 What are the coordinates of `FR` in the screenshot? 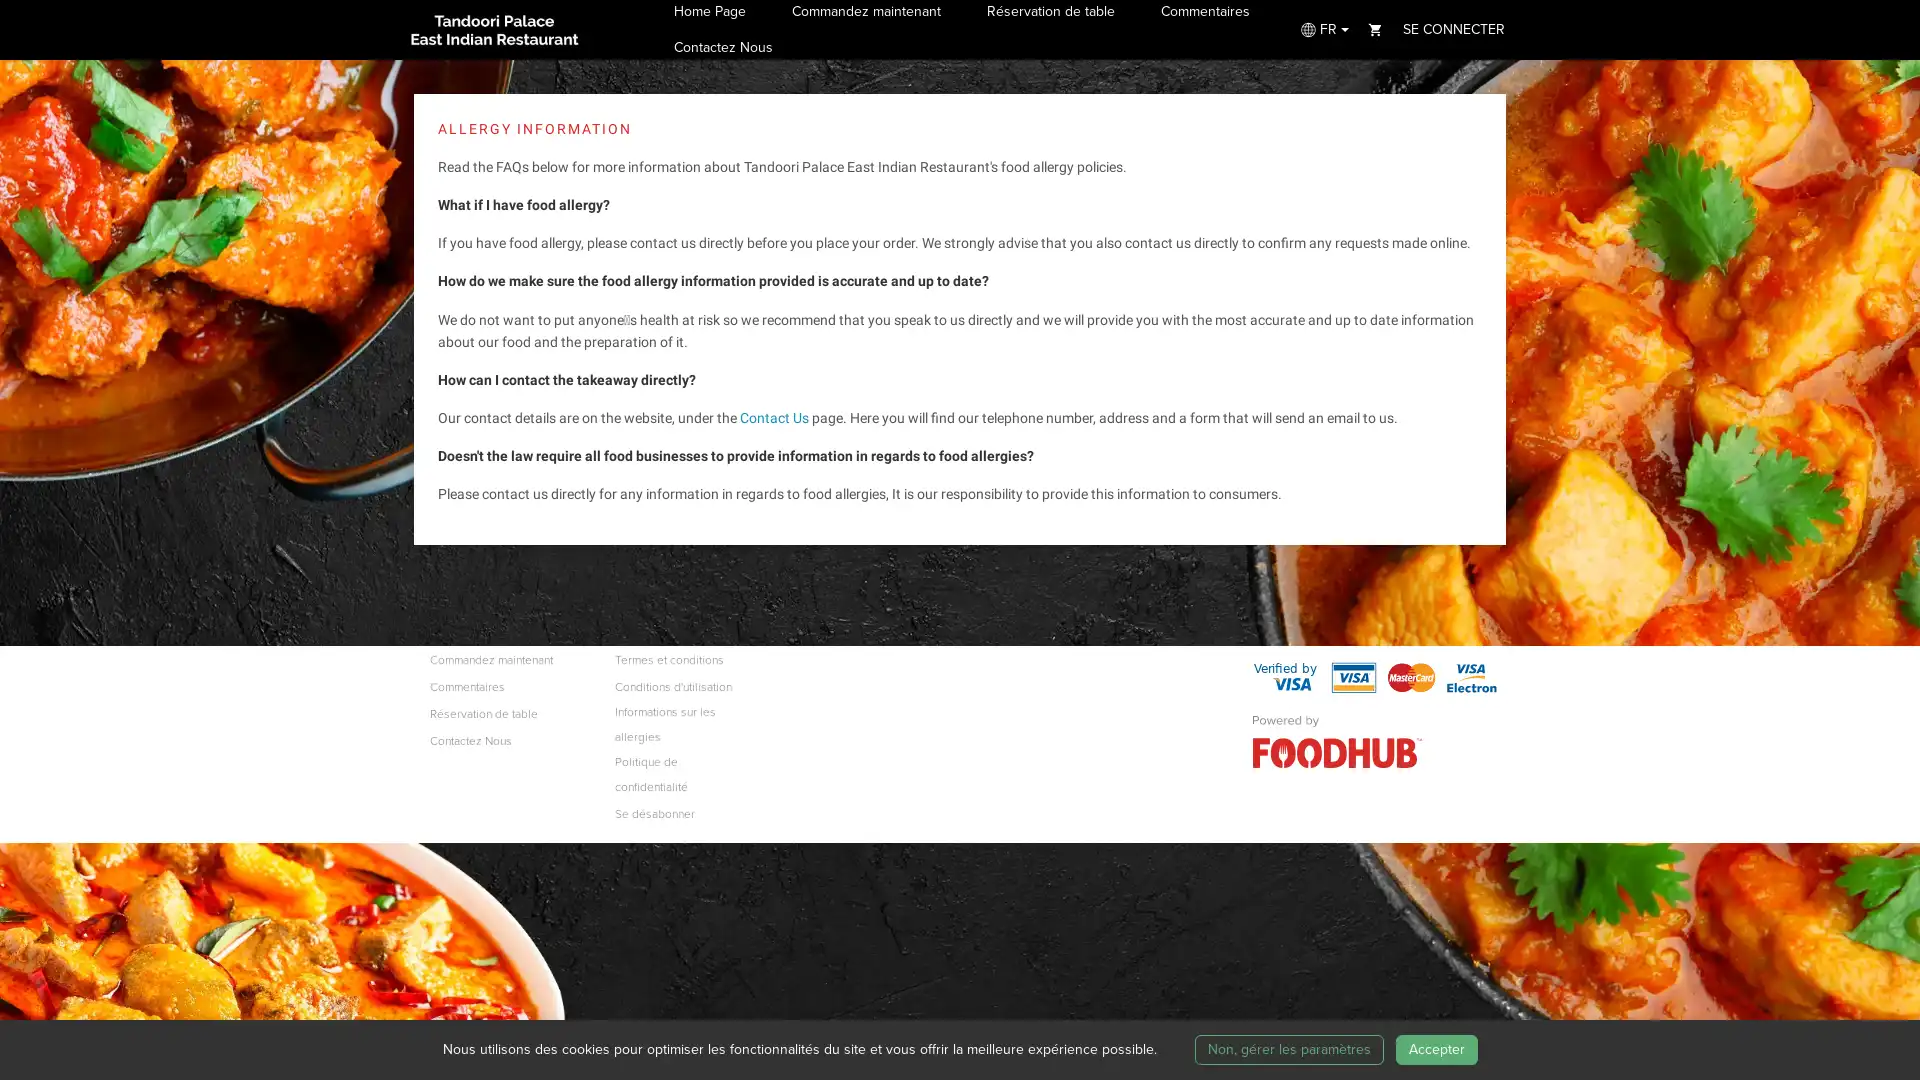 It's located at (1323, 29).